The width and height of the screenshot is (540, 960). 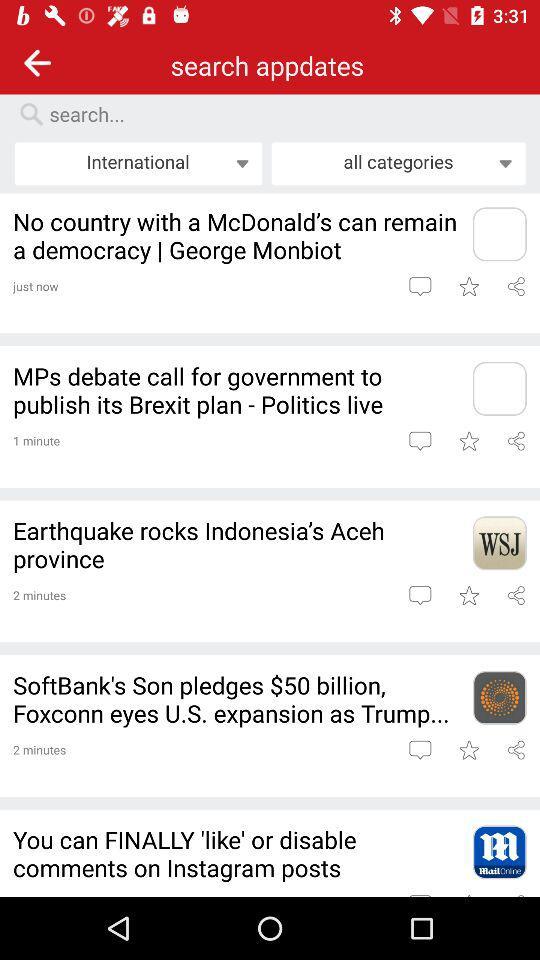 I want to click on click on full message message, so click(x=419, y=595).